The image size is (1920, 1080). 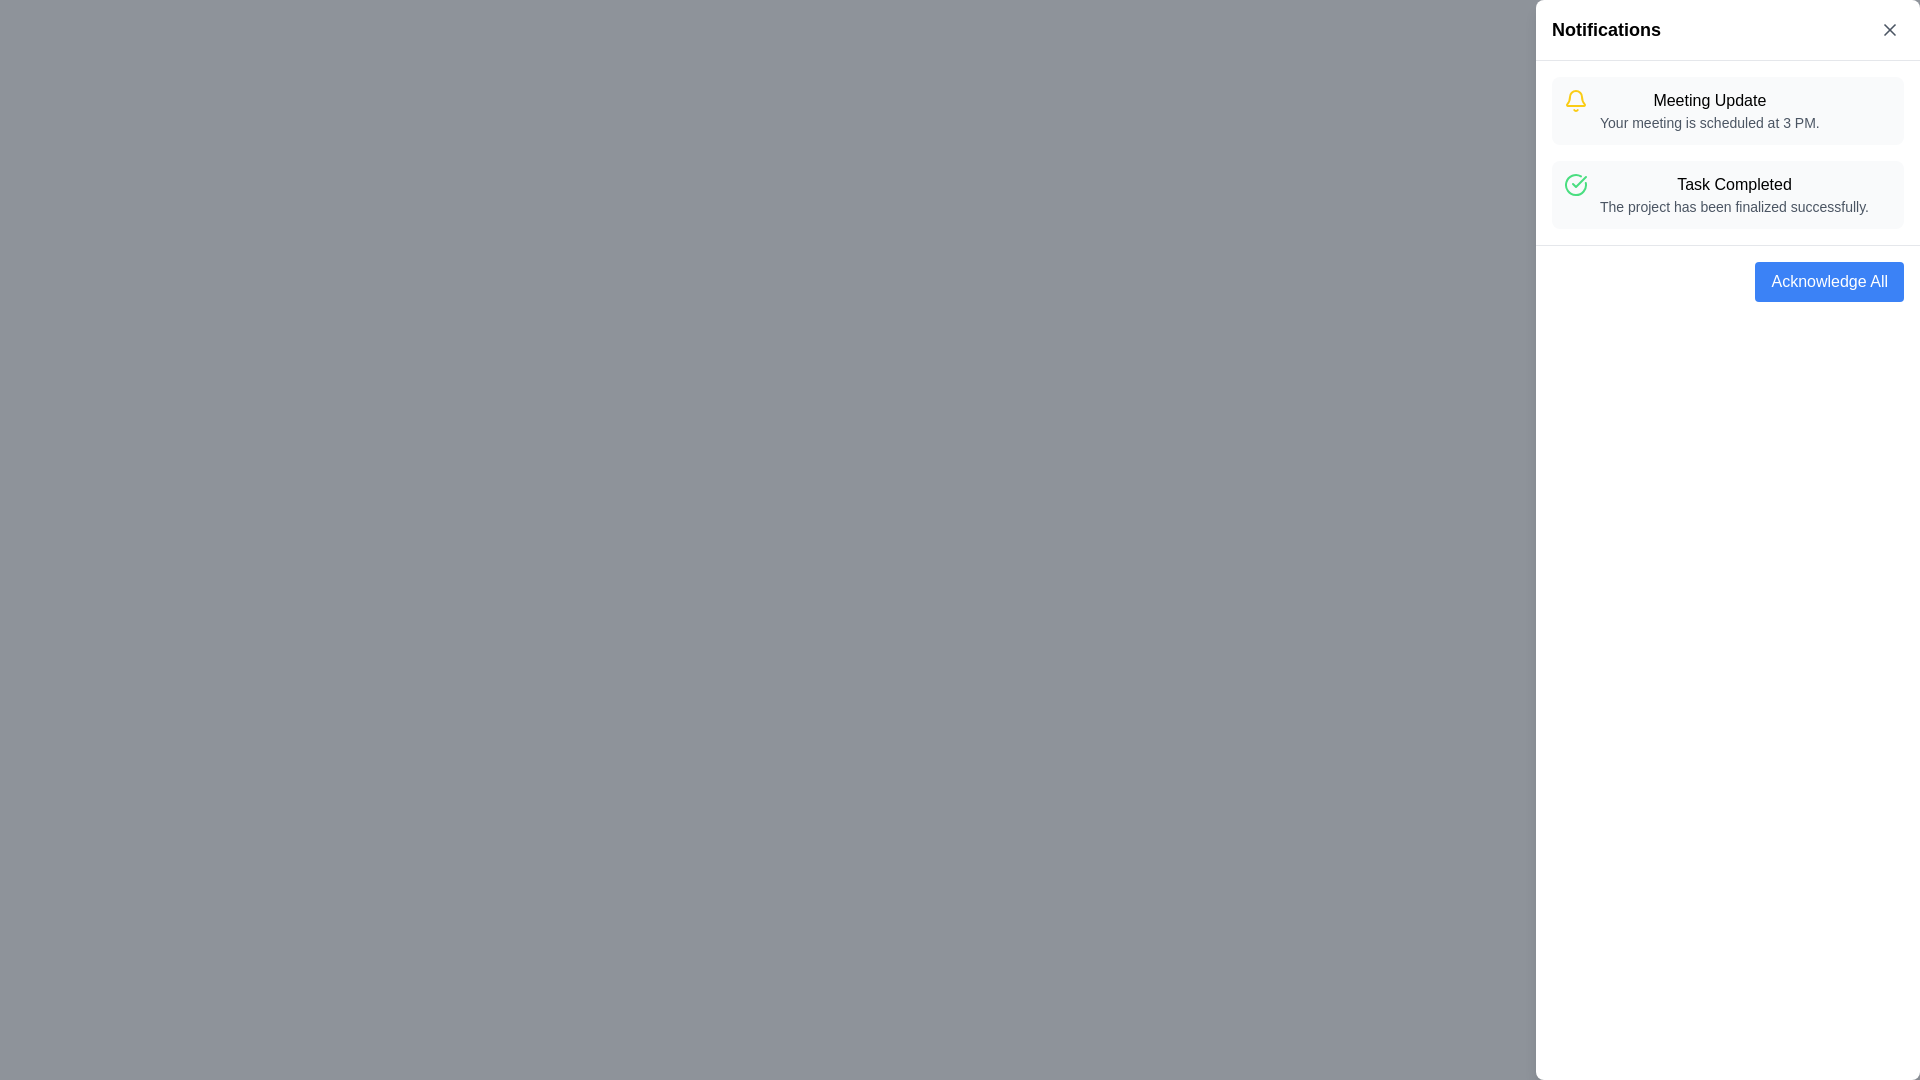 What do you see at coordinates (1708, 100) in the screenshot?
I see `the text label displaying 'Meeting Update', which is styled in black and serves as a headline in the notification panel` at bounding box center [1708, 100].